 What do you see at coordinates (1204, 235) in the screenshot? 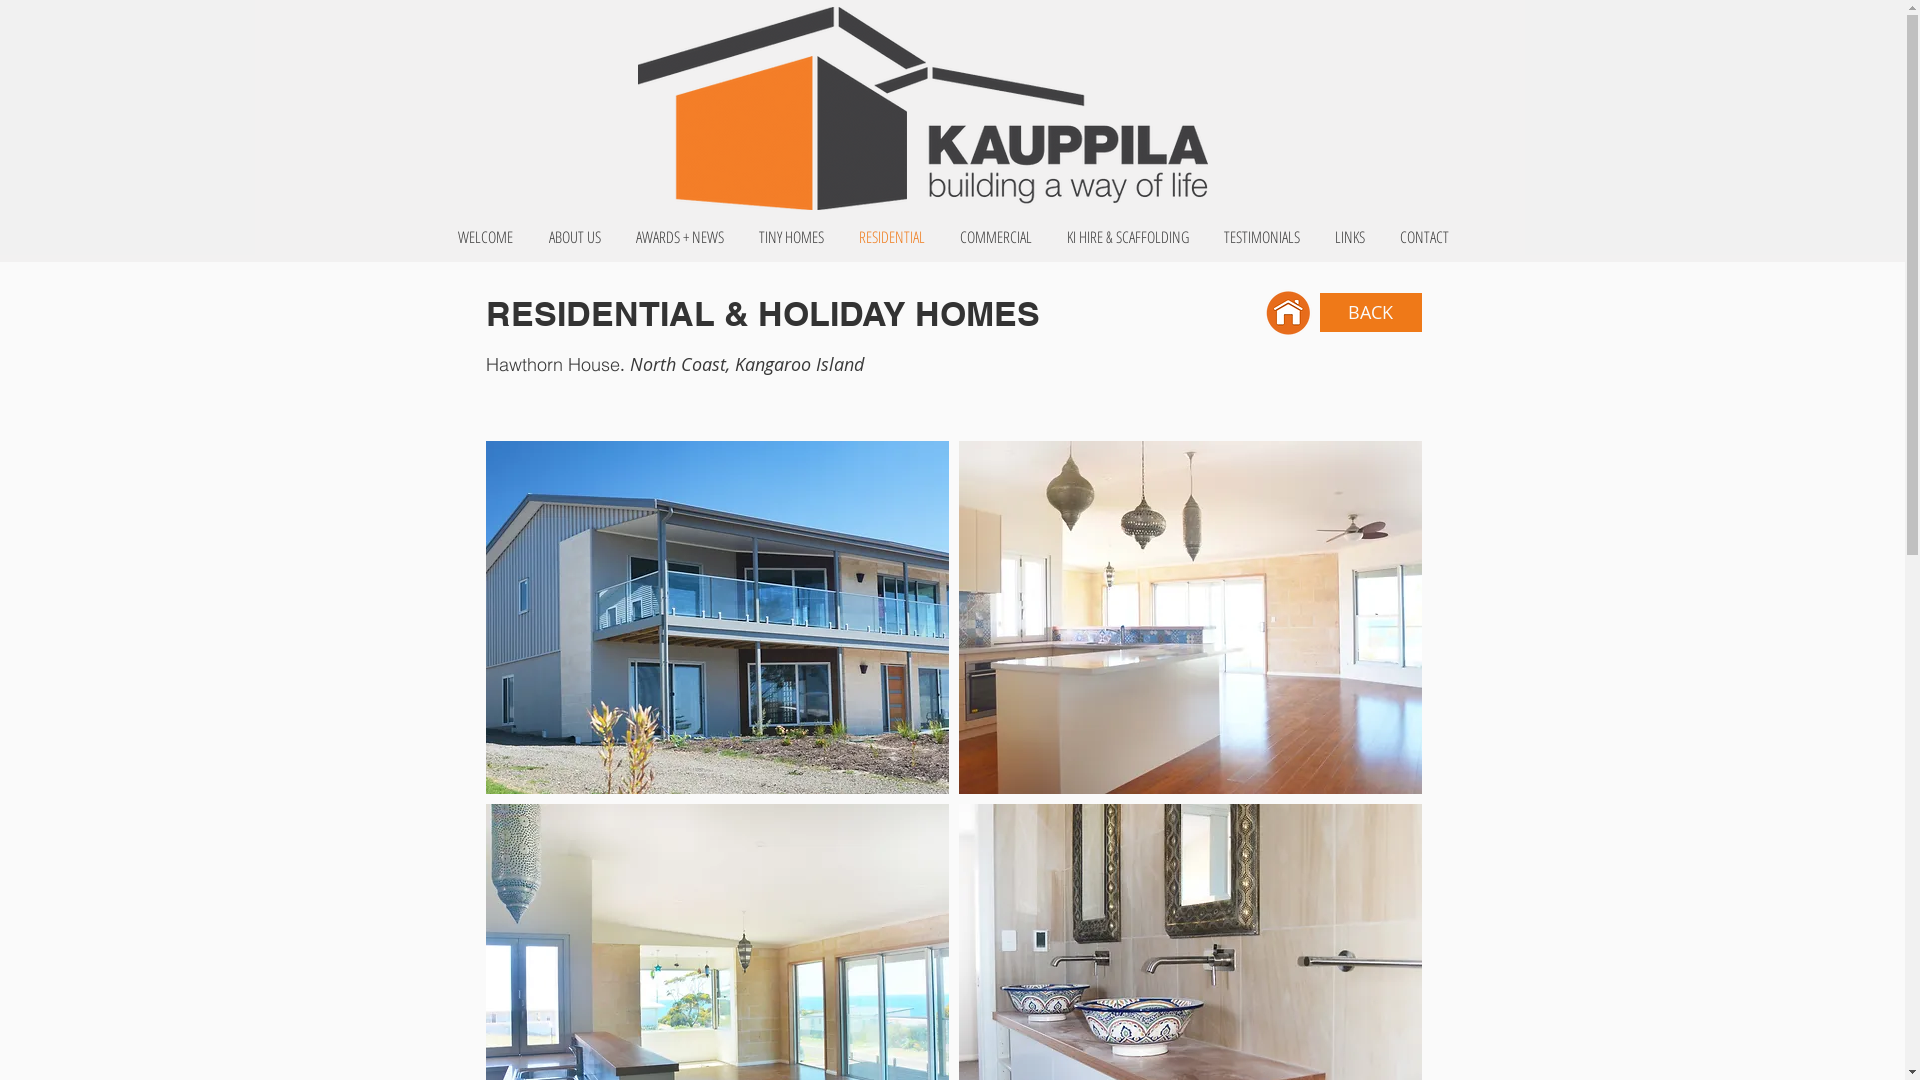
I see `'TESTIMONIALS'` at bounding box center [1204, 235].